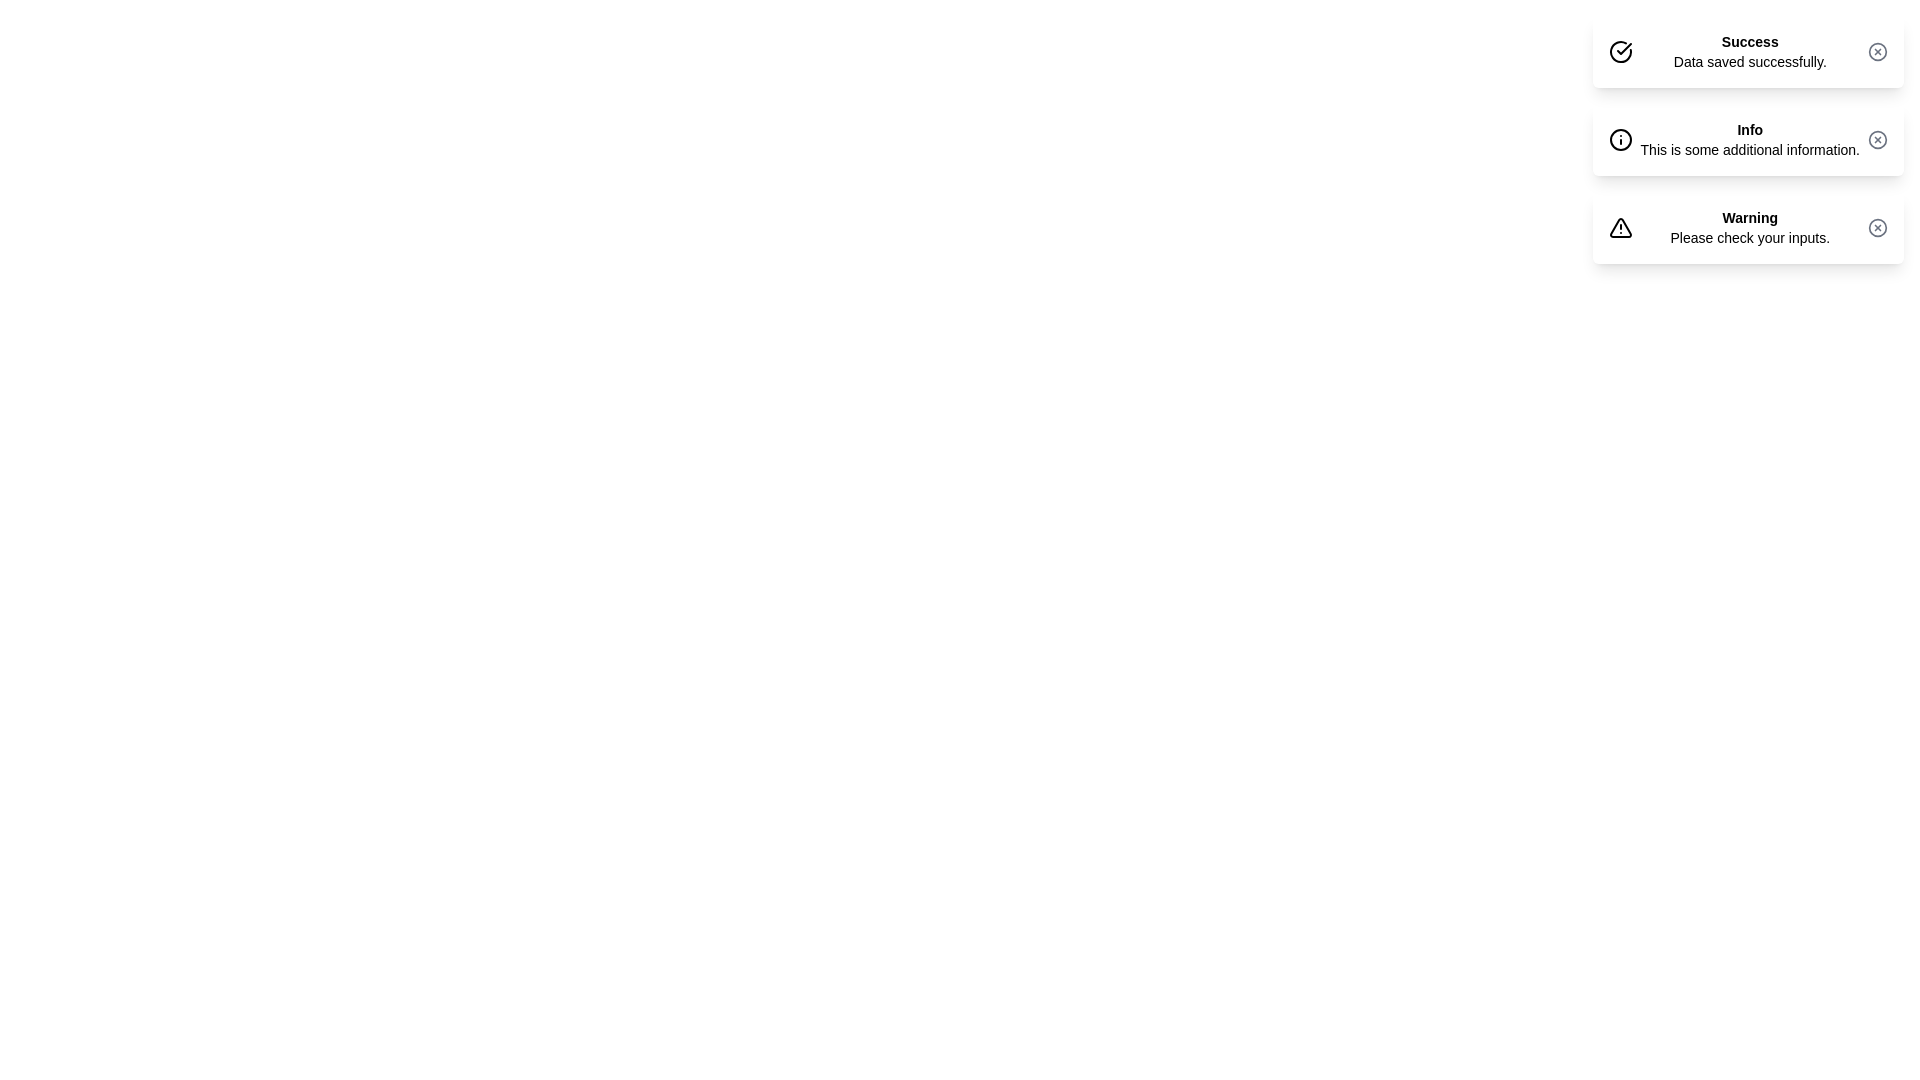 Image resolution: width=1920 pixels, height=1080 pixels. Describe the element at coordinates (1624, 138) in the screenshot. I see `the informational icon located within the 'Info' notification box, adjacent to the text 'This is some additional information.'` at that location.